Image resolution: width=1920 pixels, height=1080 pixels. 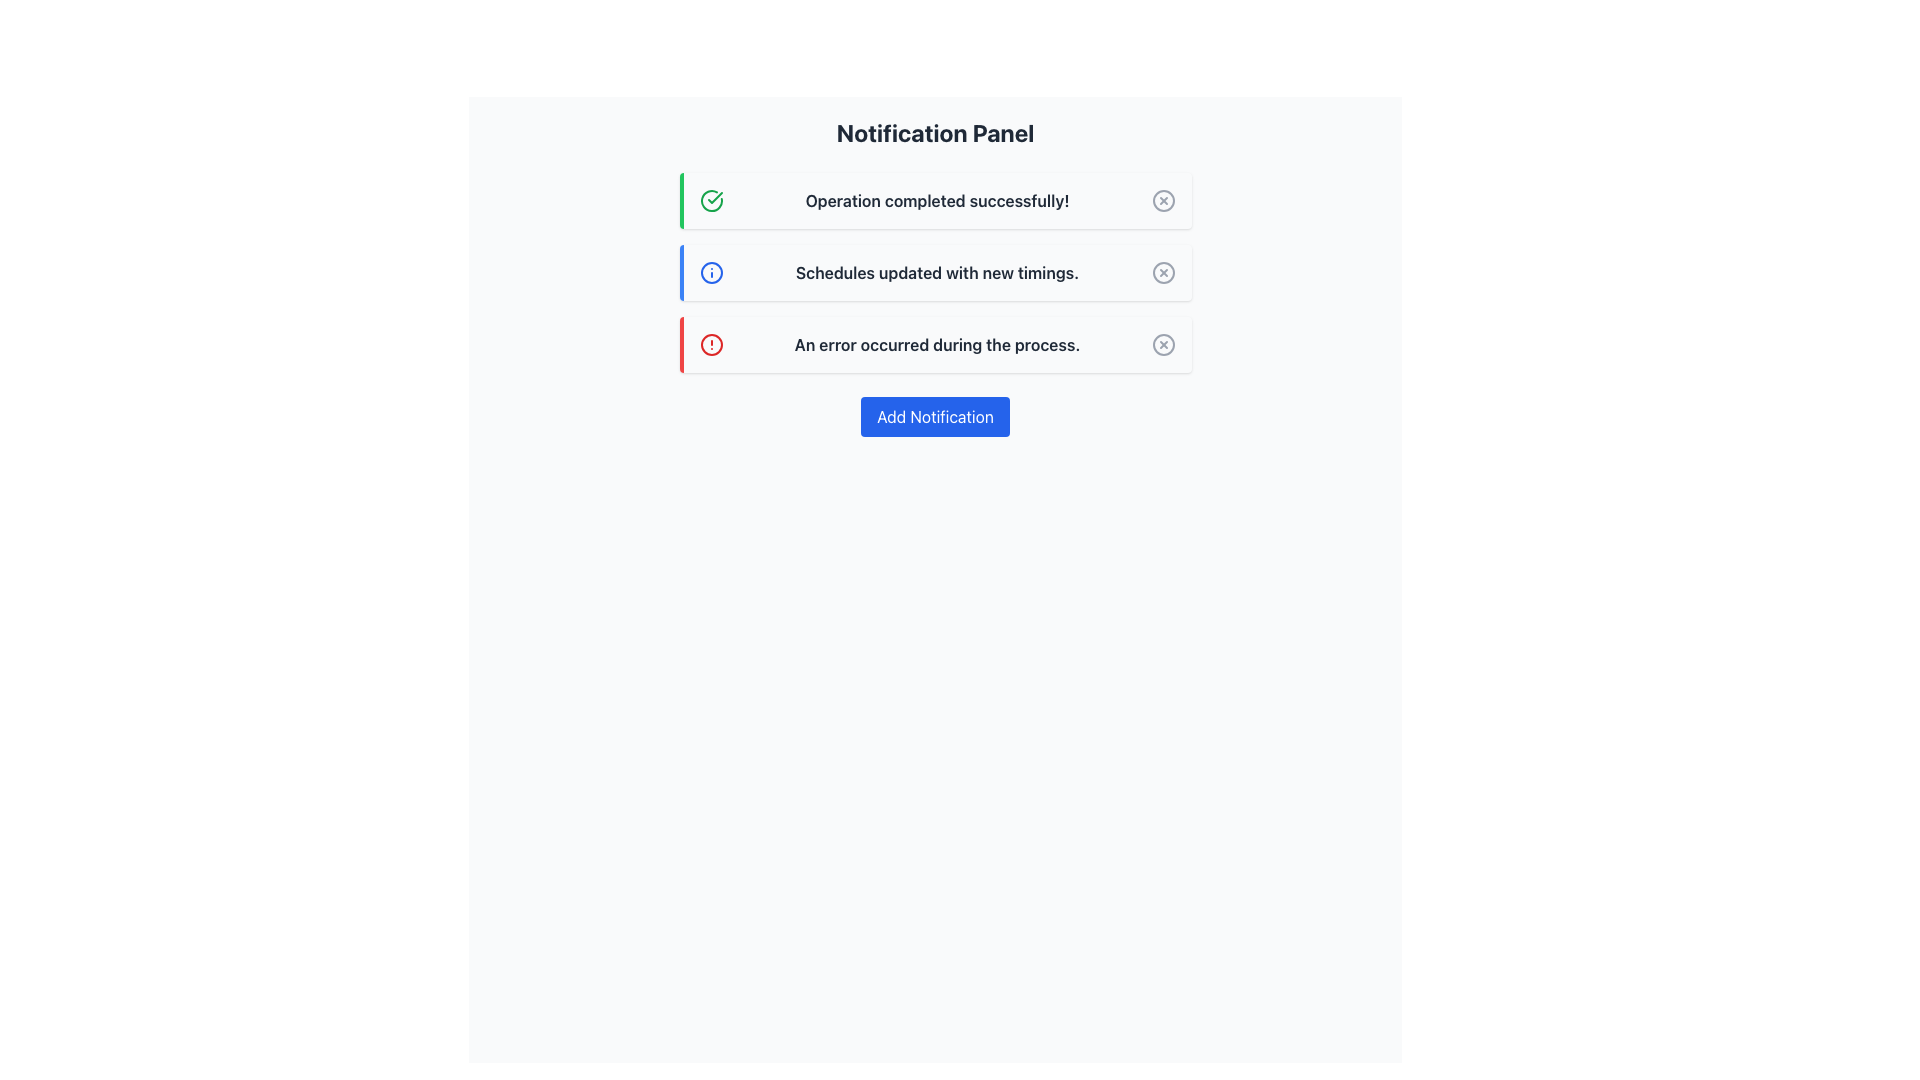 What do you see at coordinates (934, 132) in the screenshot?
I see `'Notification Panel' header text, which is a prominent and bold label located at the top-center of the page` at bounding box center [934, 132].